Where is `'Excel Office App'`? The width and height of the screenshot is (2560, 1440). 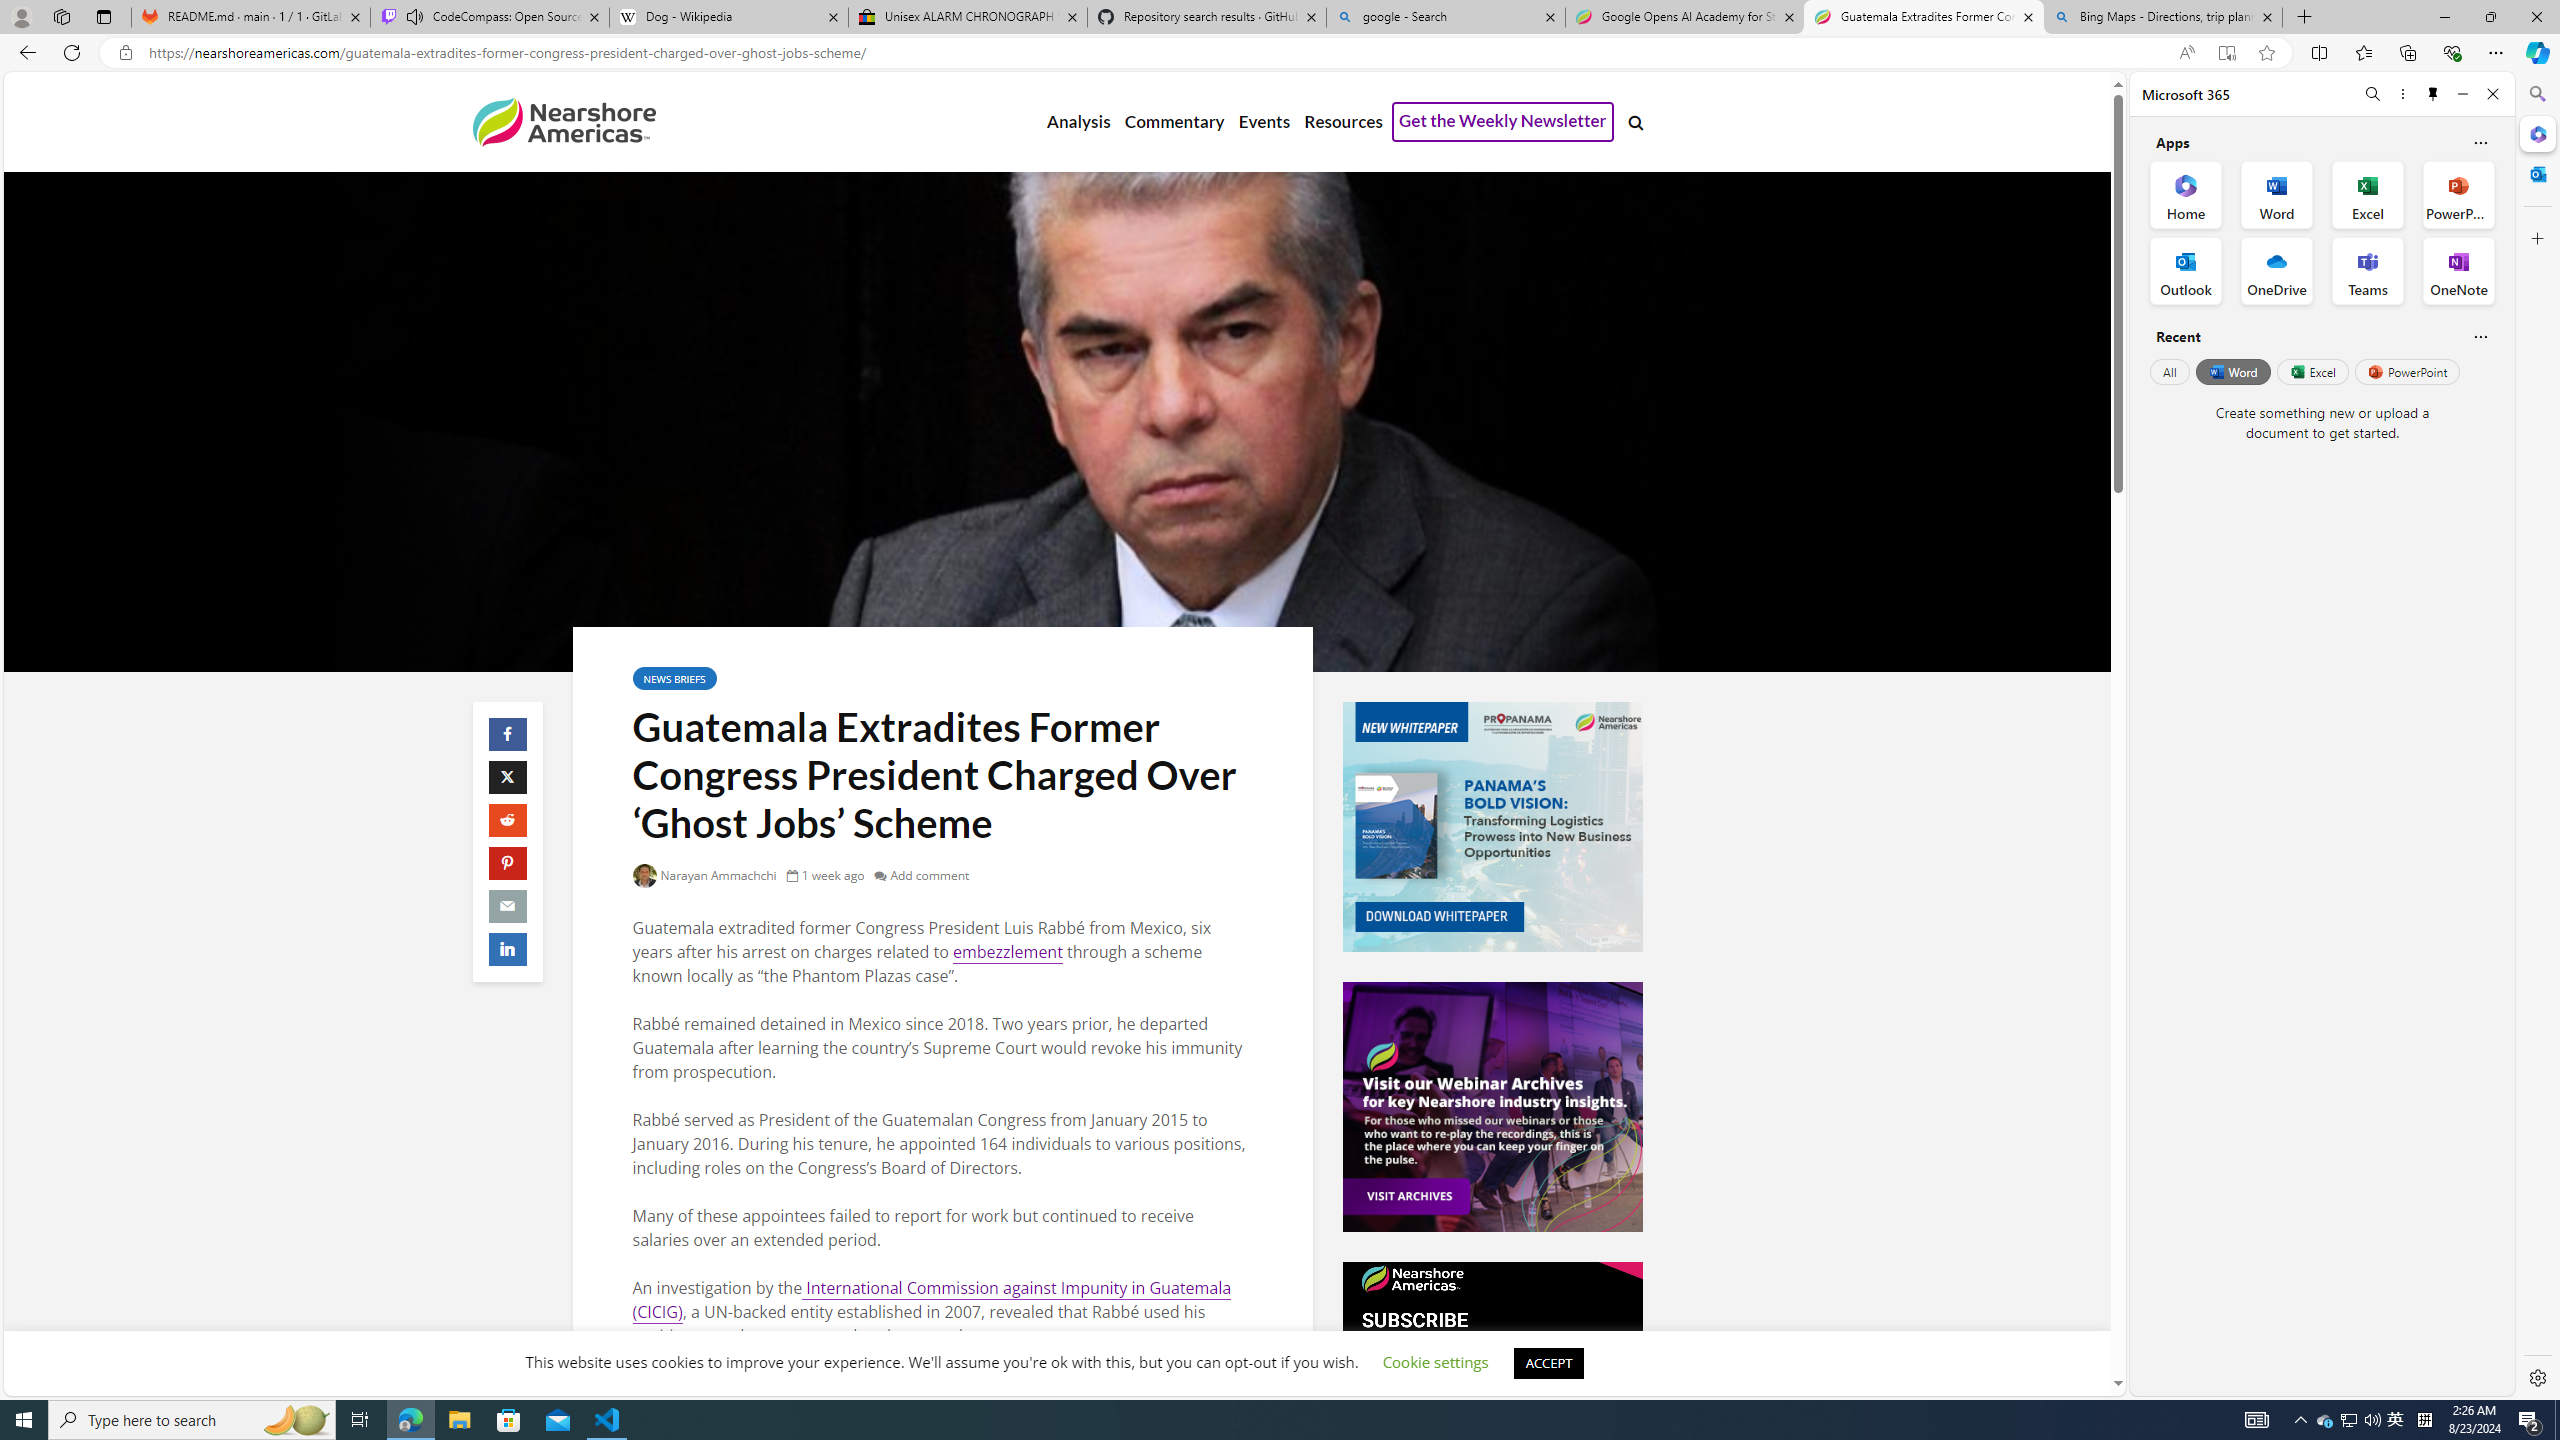 'Excel Office App' is located at coordinates (2368, 195).